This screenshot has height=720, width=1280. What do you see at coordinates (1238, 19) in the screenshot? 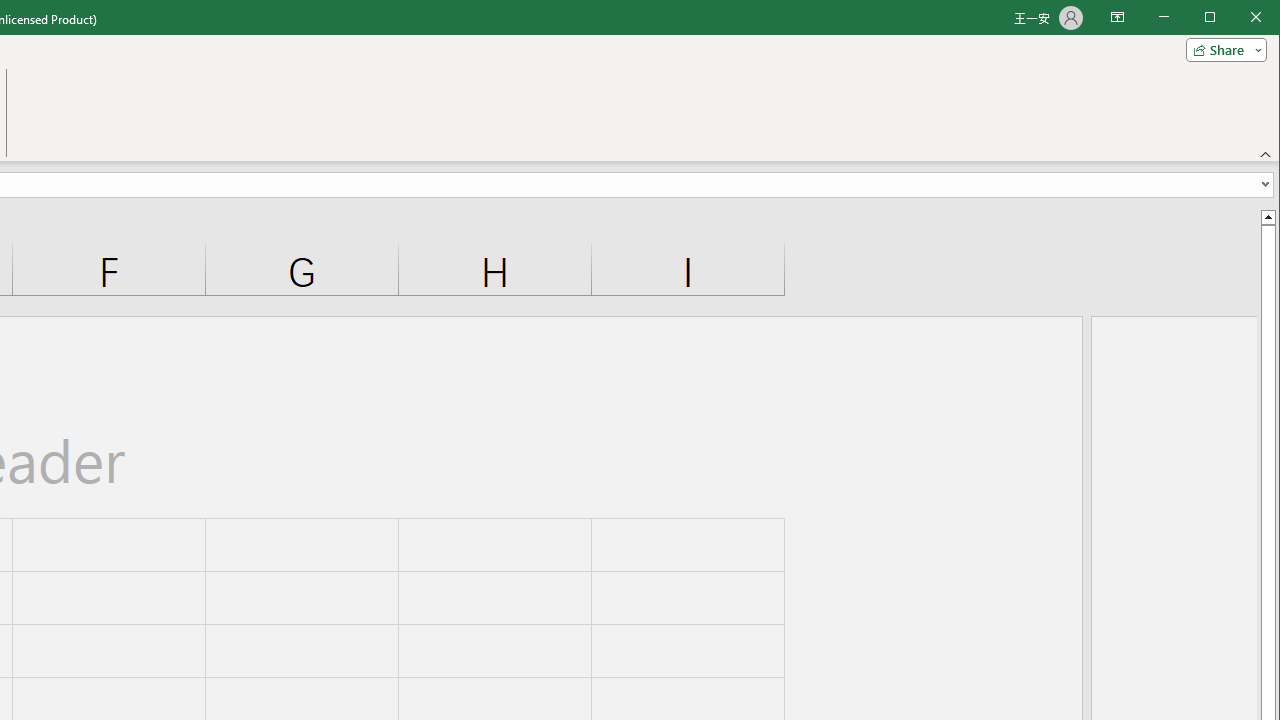
I see `'Maximize'` at bounding box center [1238, 19].